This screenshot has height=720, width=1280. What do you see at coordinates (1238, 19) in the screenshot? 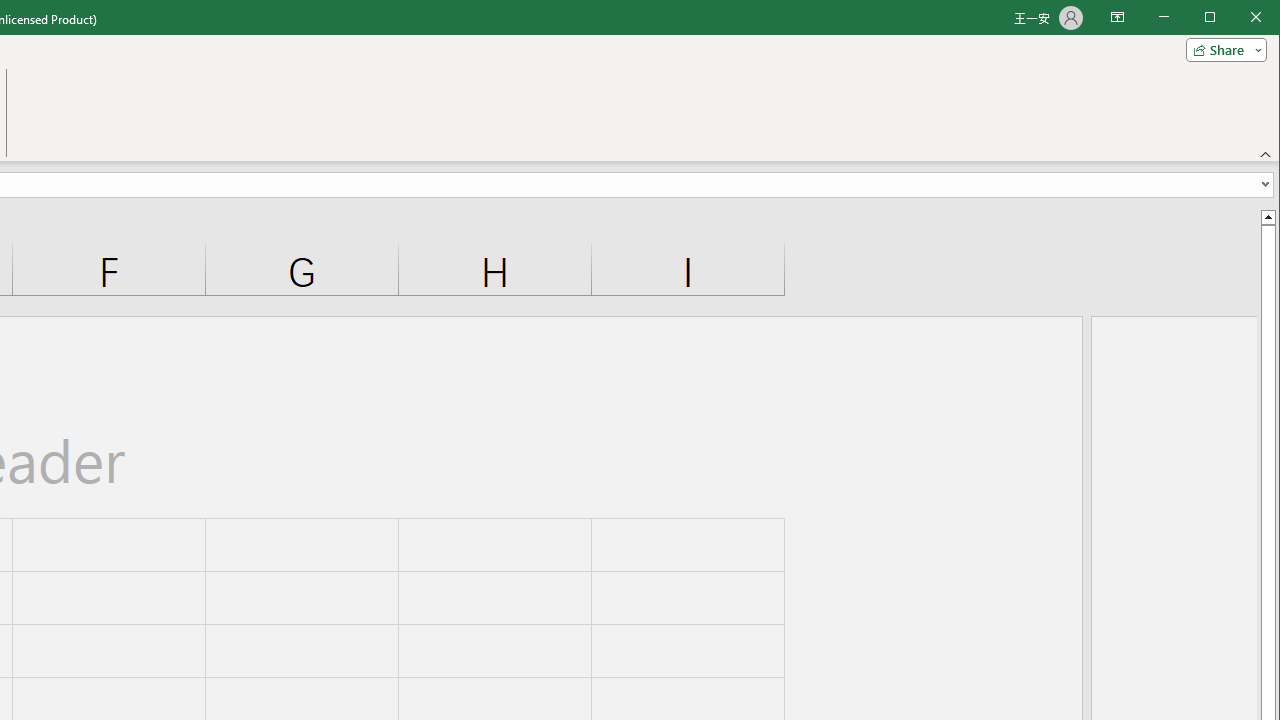
I see `'Maximize'` at bounding box center [1238, 19].